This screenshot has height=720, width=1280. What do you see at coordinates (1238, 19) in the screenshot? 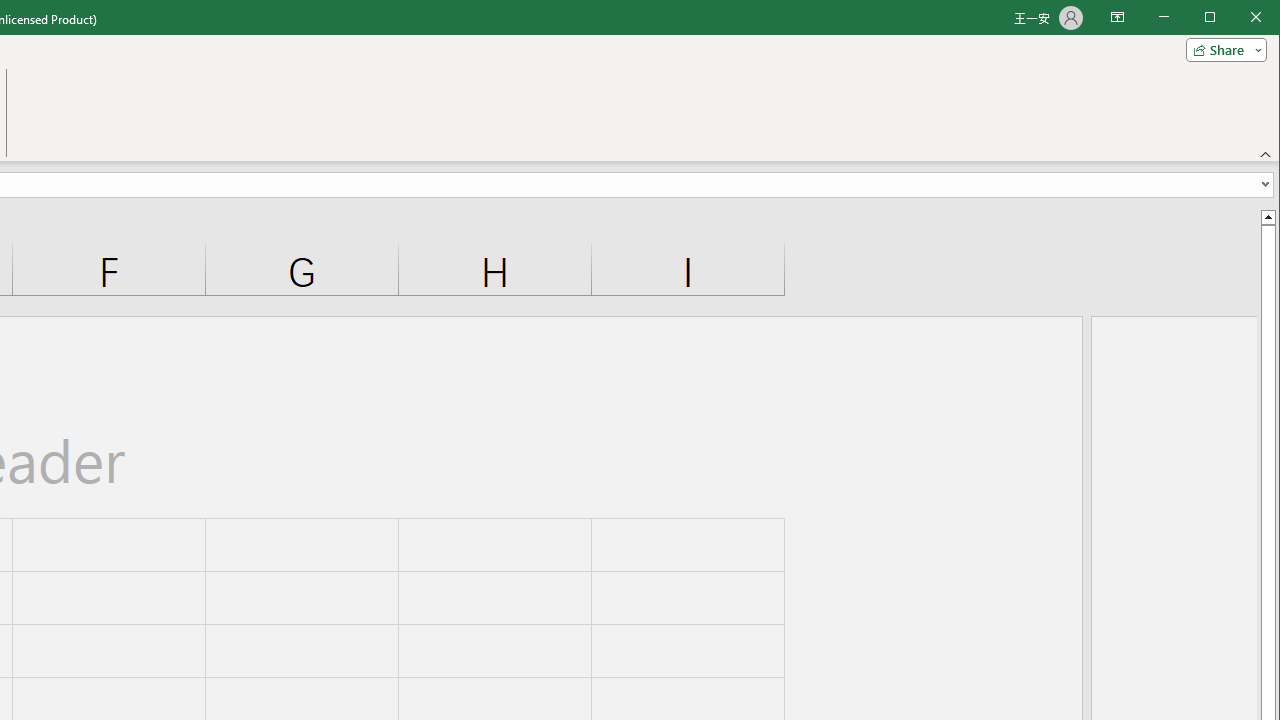
I see `'Maximize'` at bounding box center [1238, 19].